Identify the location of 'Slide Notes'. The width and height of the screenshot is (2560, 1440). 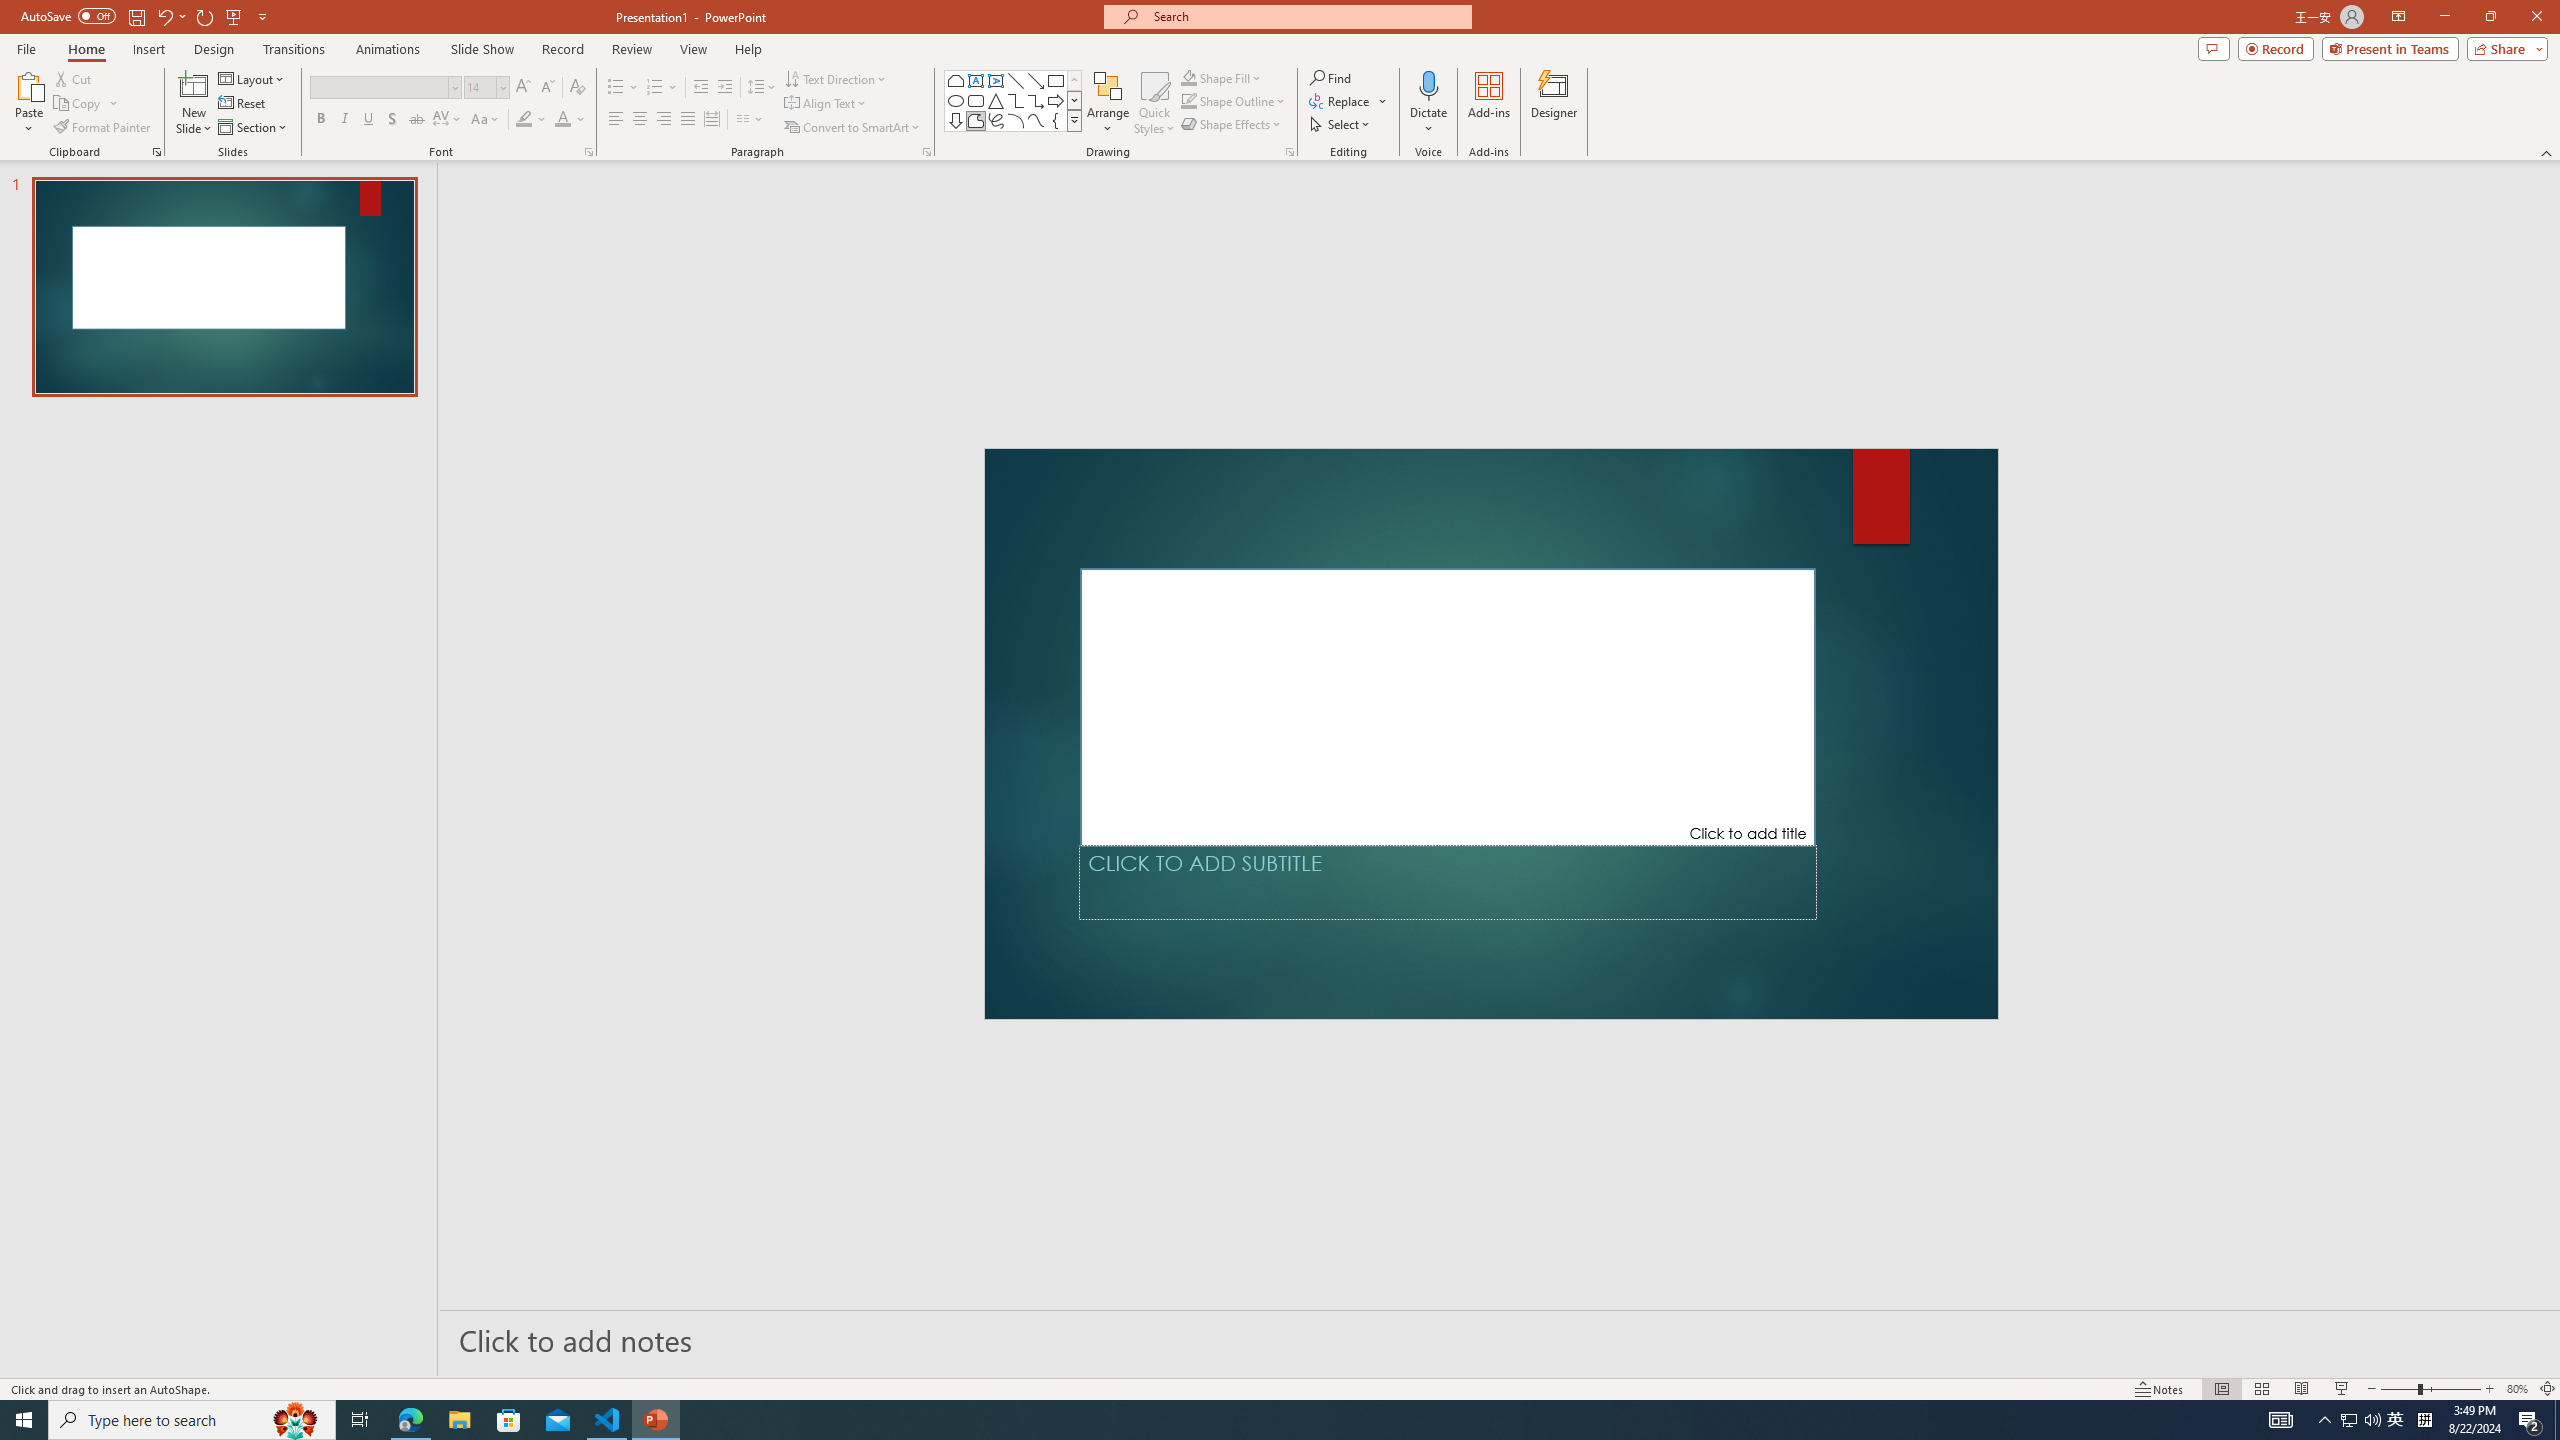
(1500, 1338).